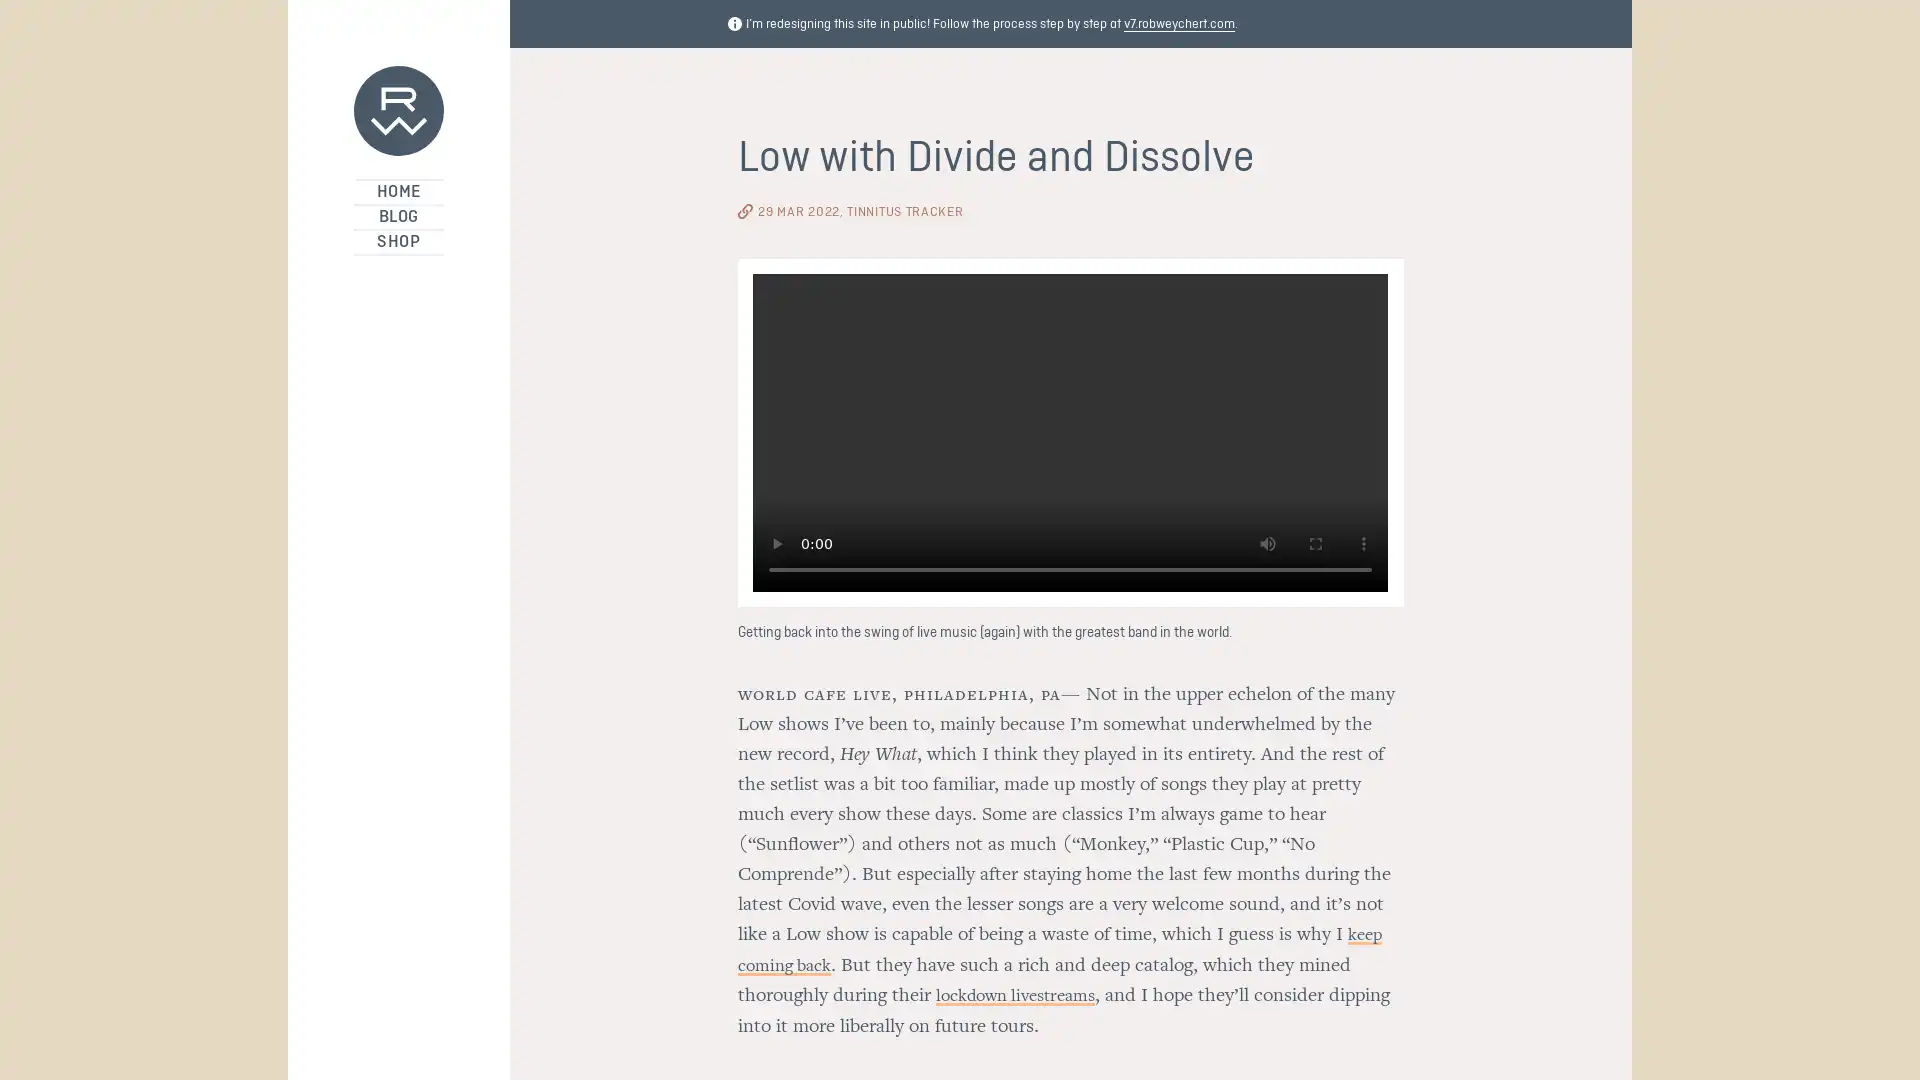 This screenshot has height=1080, width=1920. What do you see at coordinates (776, 547) in the screenshot?
I see `play` at bounding box center [776, 547].